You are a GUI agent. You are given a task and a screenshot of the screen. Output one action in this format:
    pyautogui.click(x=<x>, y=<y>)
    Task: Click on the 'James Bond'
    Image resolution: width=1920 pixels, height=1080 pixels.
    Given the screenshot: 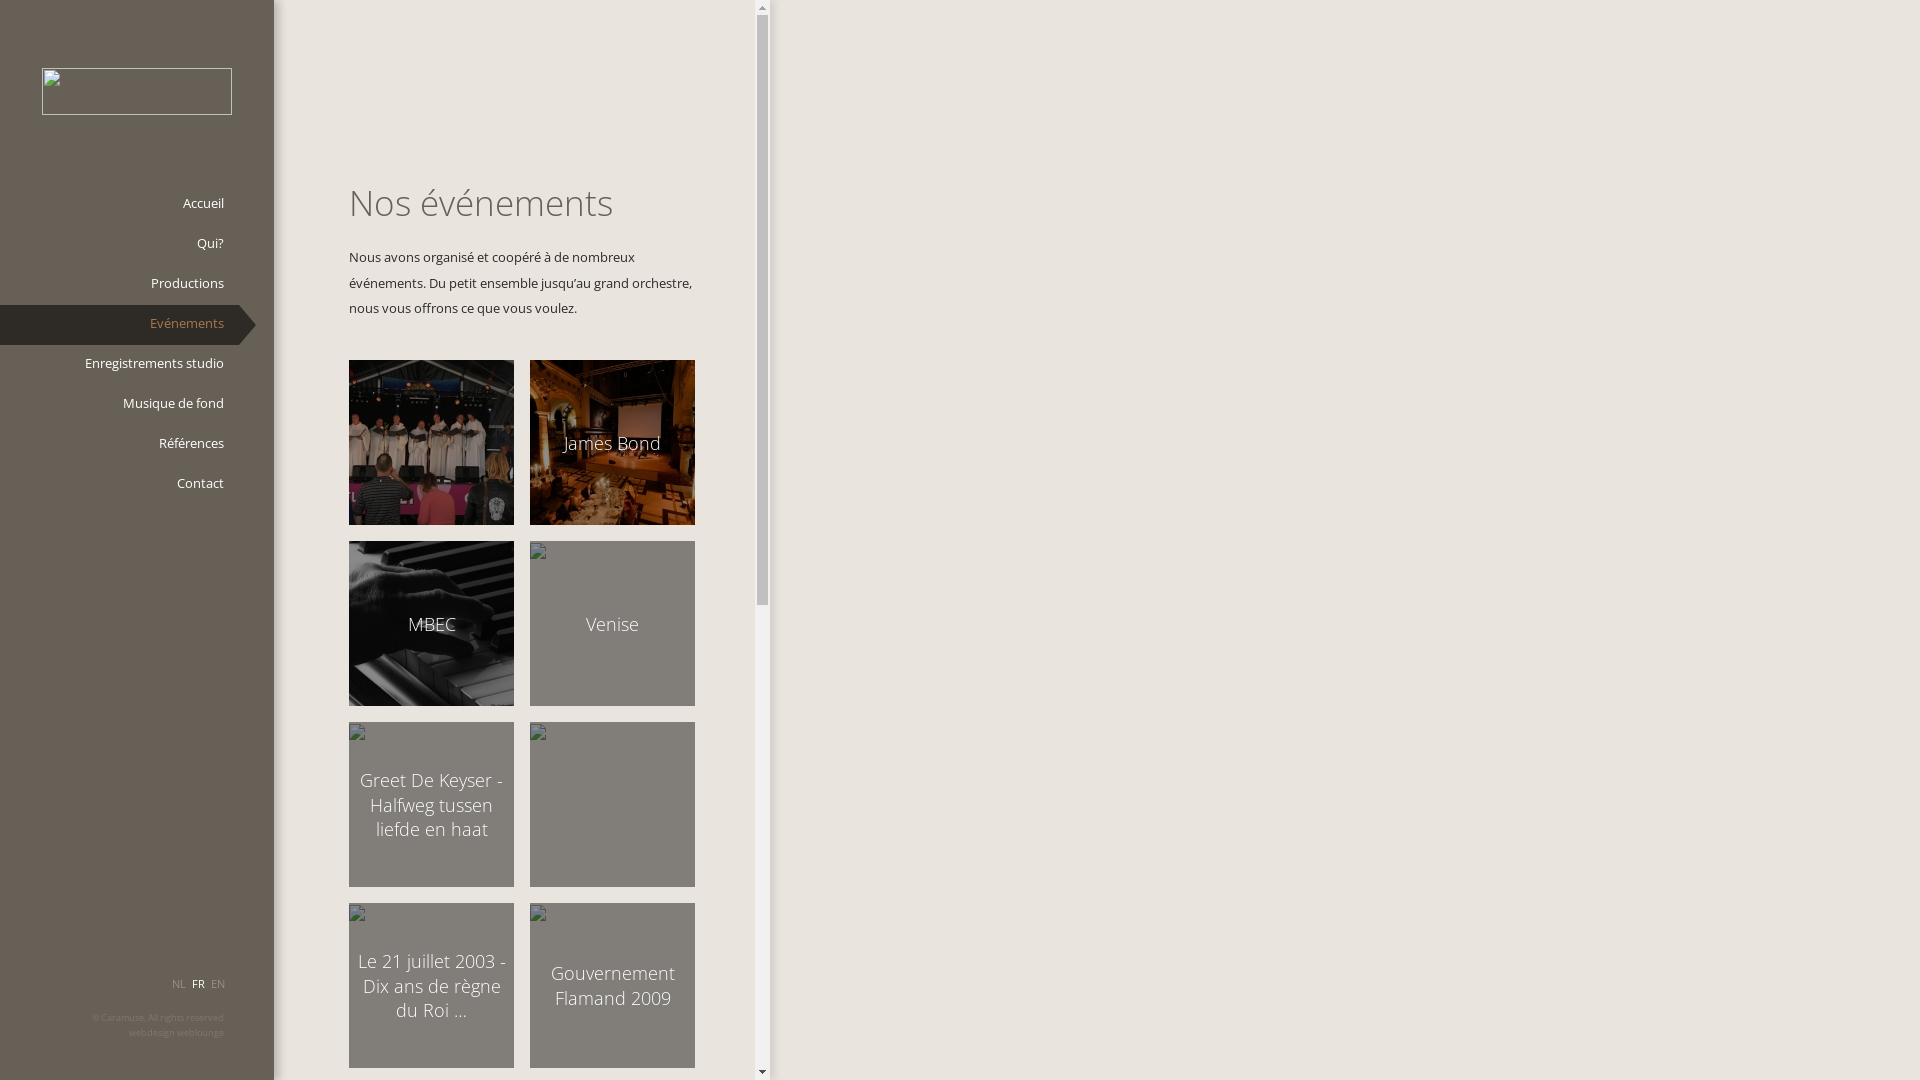 What is the action you would take?
    pyautogui.click(x=611, y=441)
    